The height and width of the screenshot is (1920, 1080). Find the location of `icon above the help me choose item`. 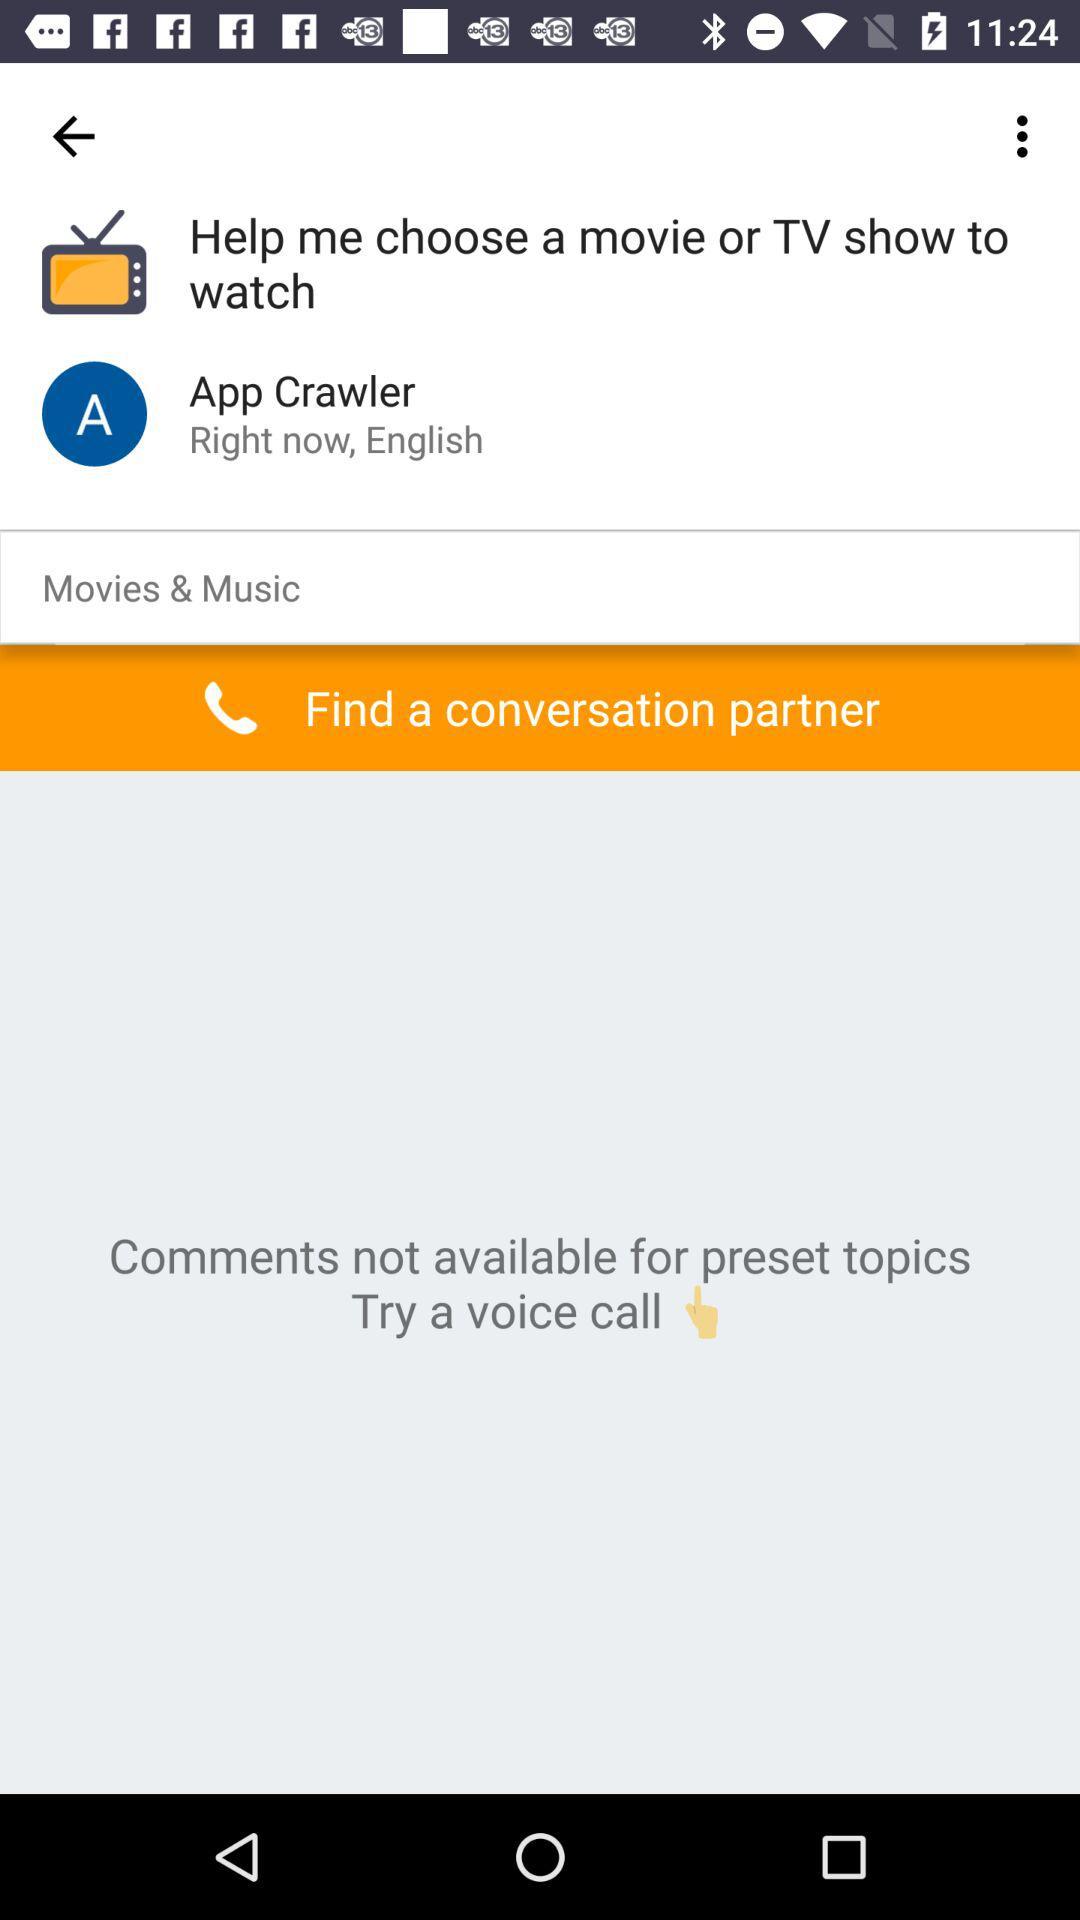

icon above the help me choose item is located at coordinates (1027, 135).